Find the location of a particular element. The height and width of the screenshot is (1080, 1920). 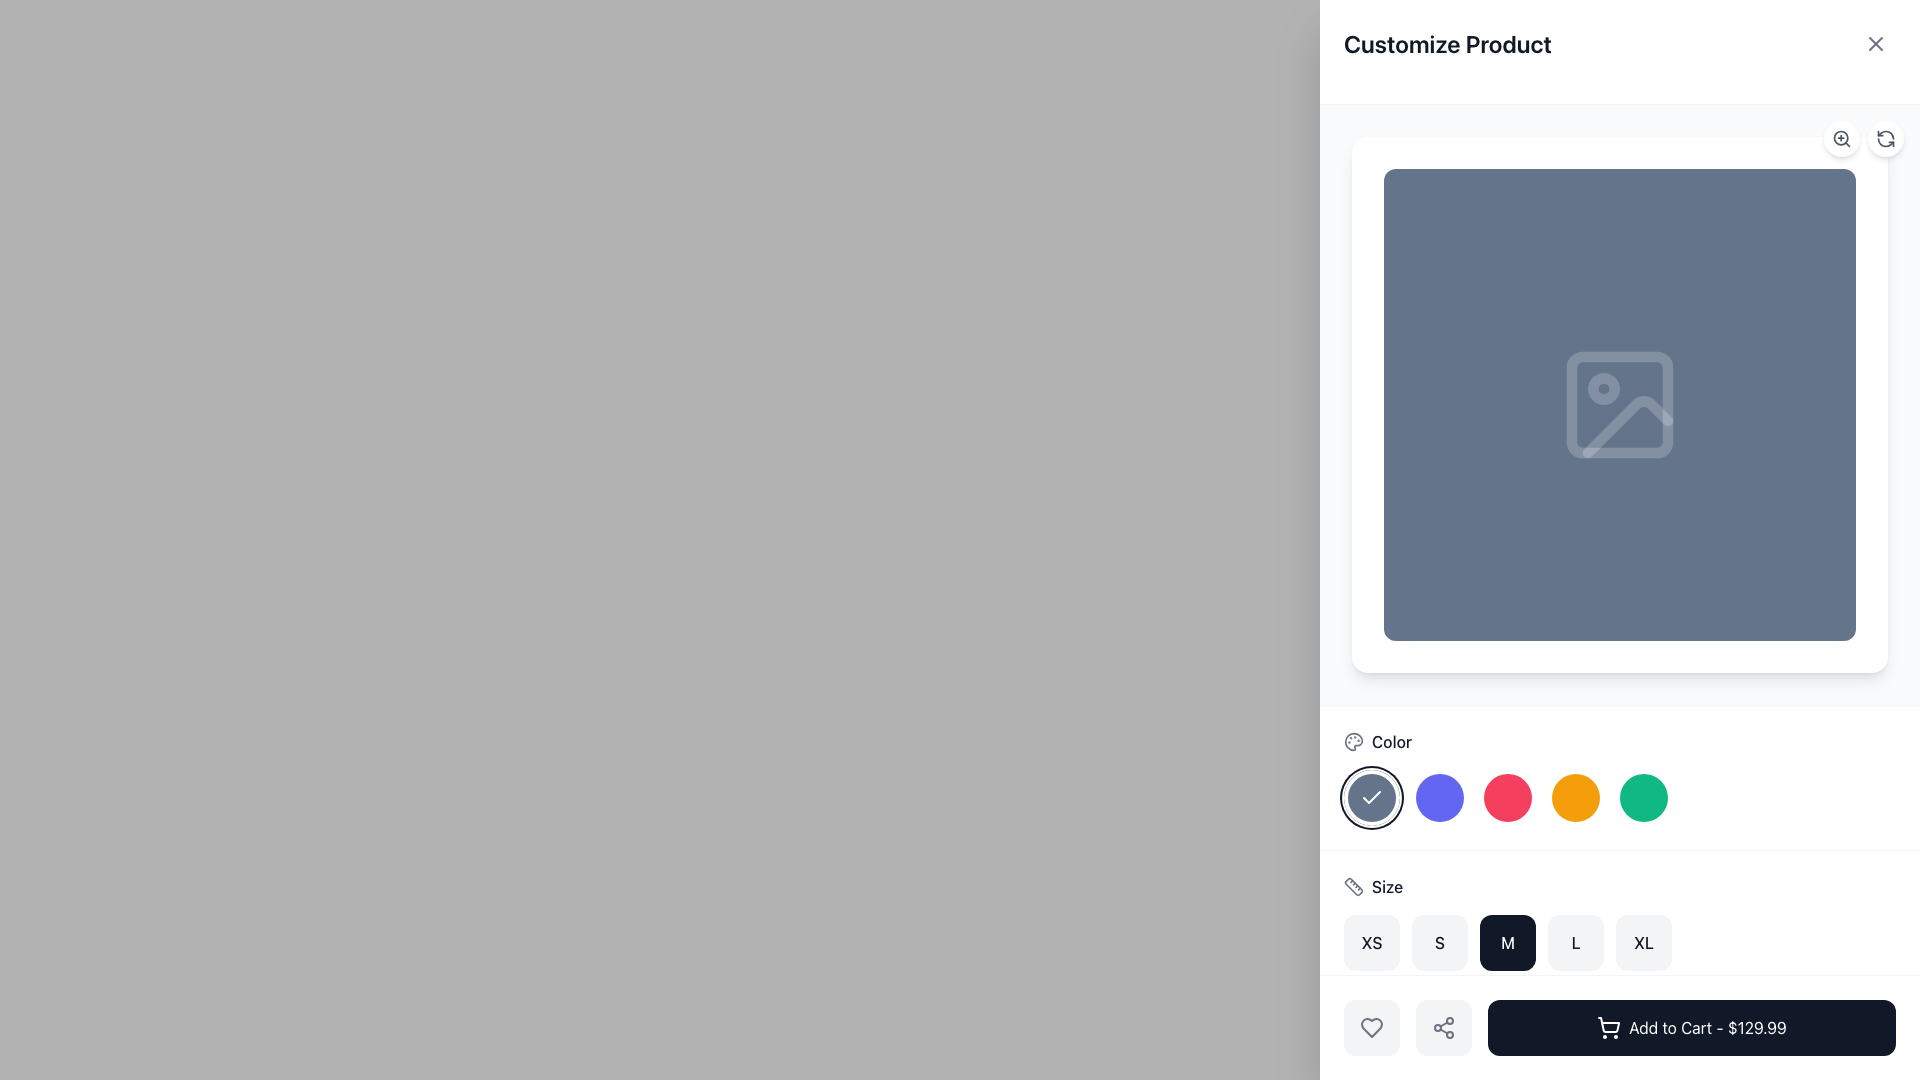

the circular button with a gray-bordered 'X' symbol located in the top-right corner of the 'Customize Product' box is located at coordinates (1875, 43).